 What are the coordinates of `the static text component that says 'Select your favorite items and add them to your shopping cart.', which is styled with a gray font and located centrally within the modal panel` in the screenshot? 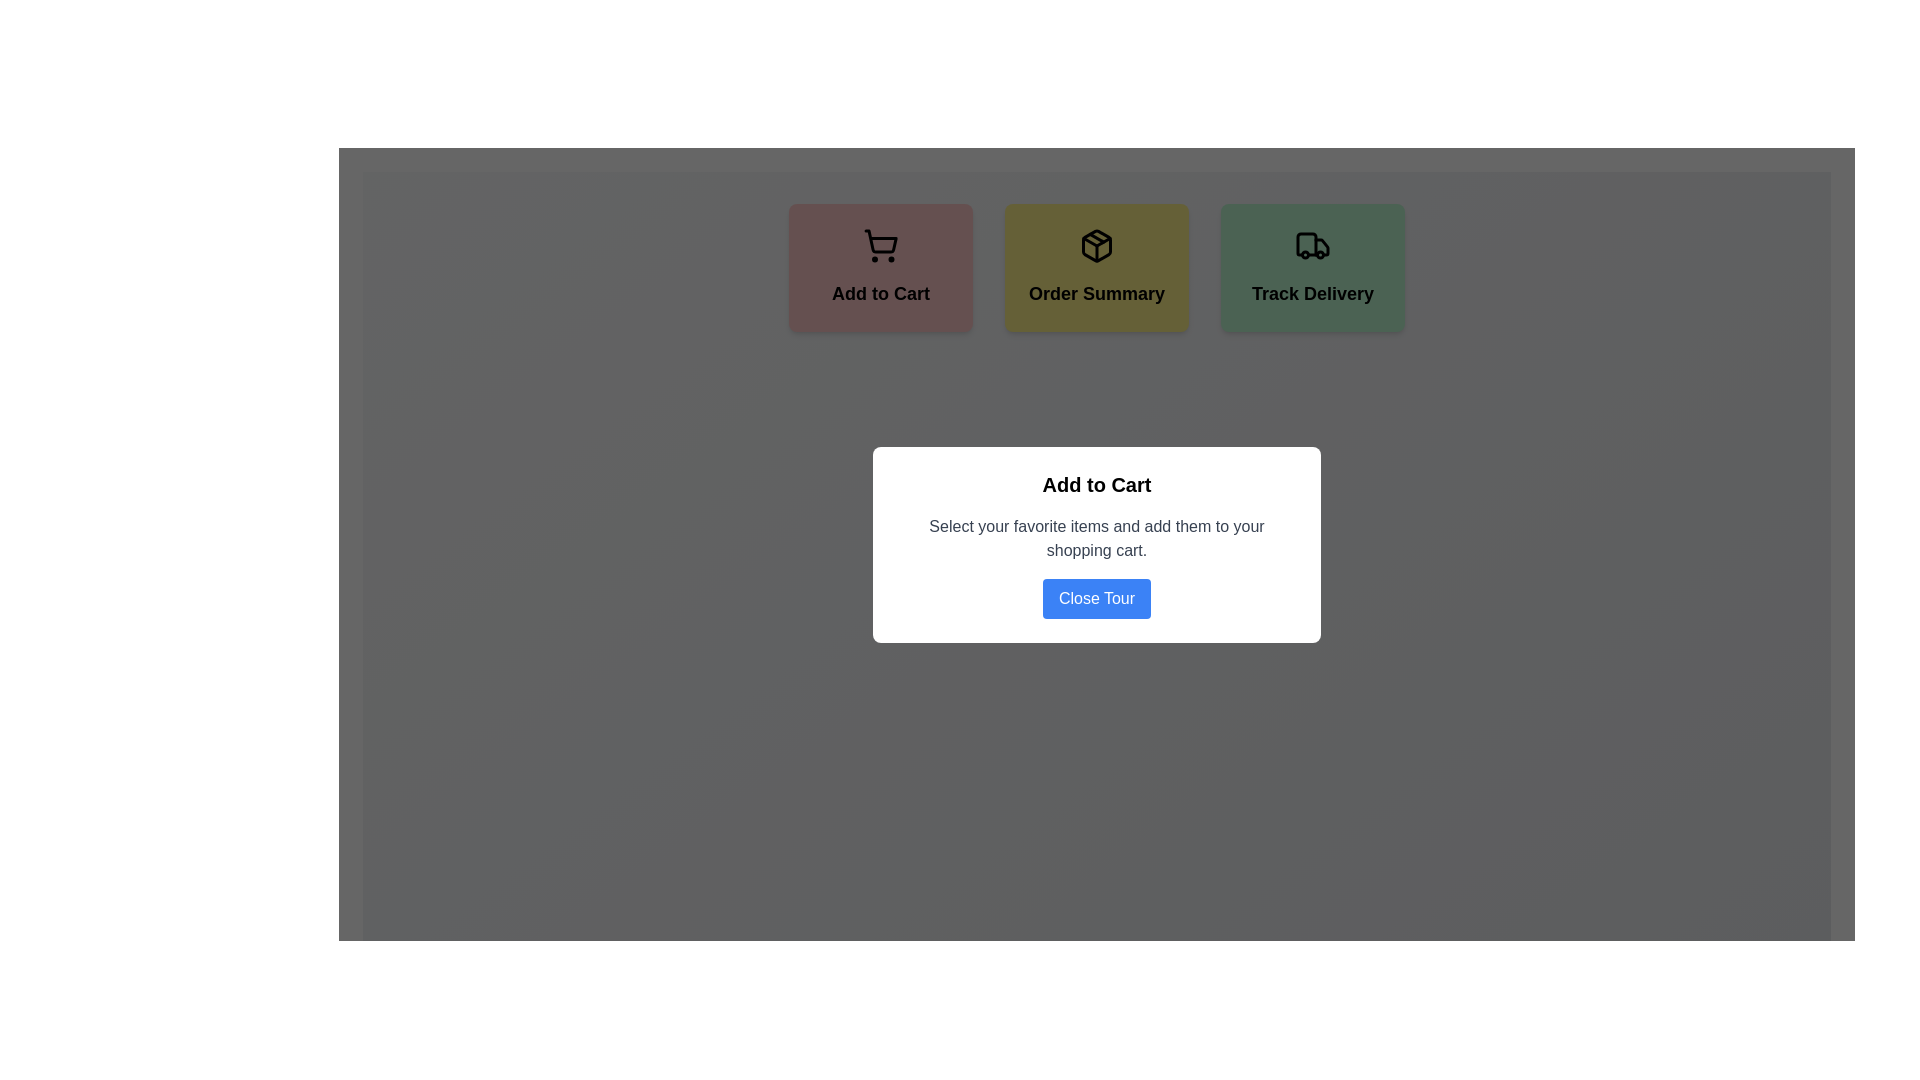 It's located at (1096, 537).